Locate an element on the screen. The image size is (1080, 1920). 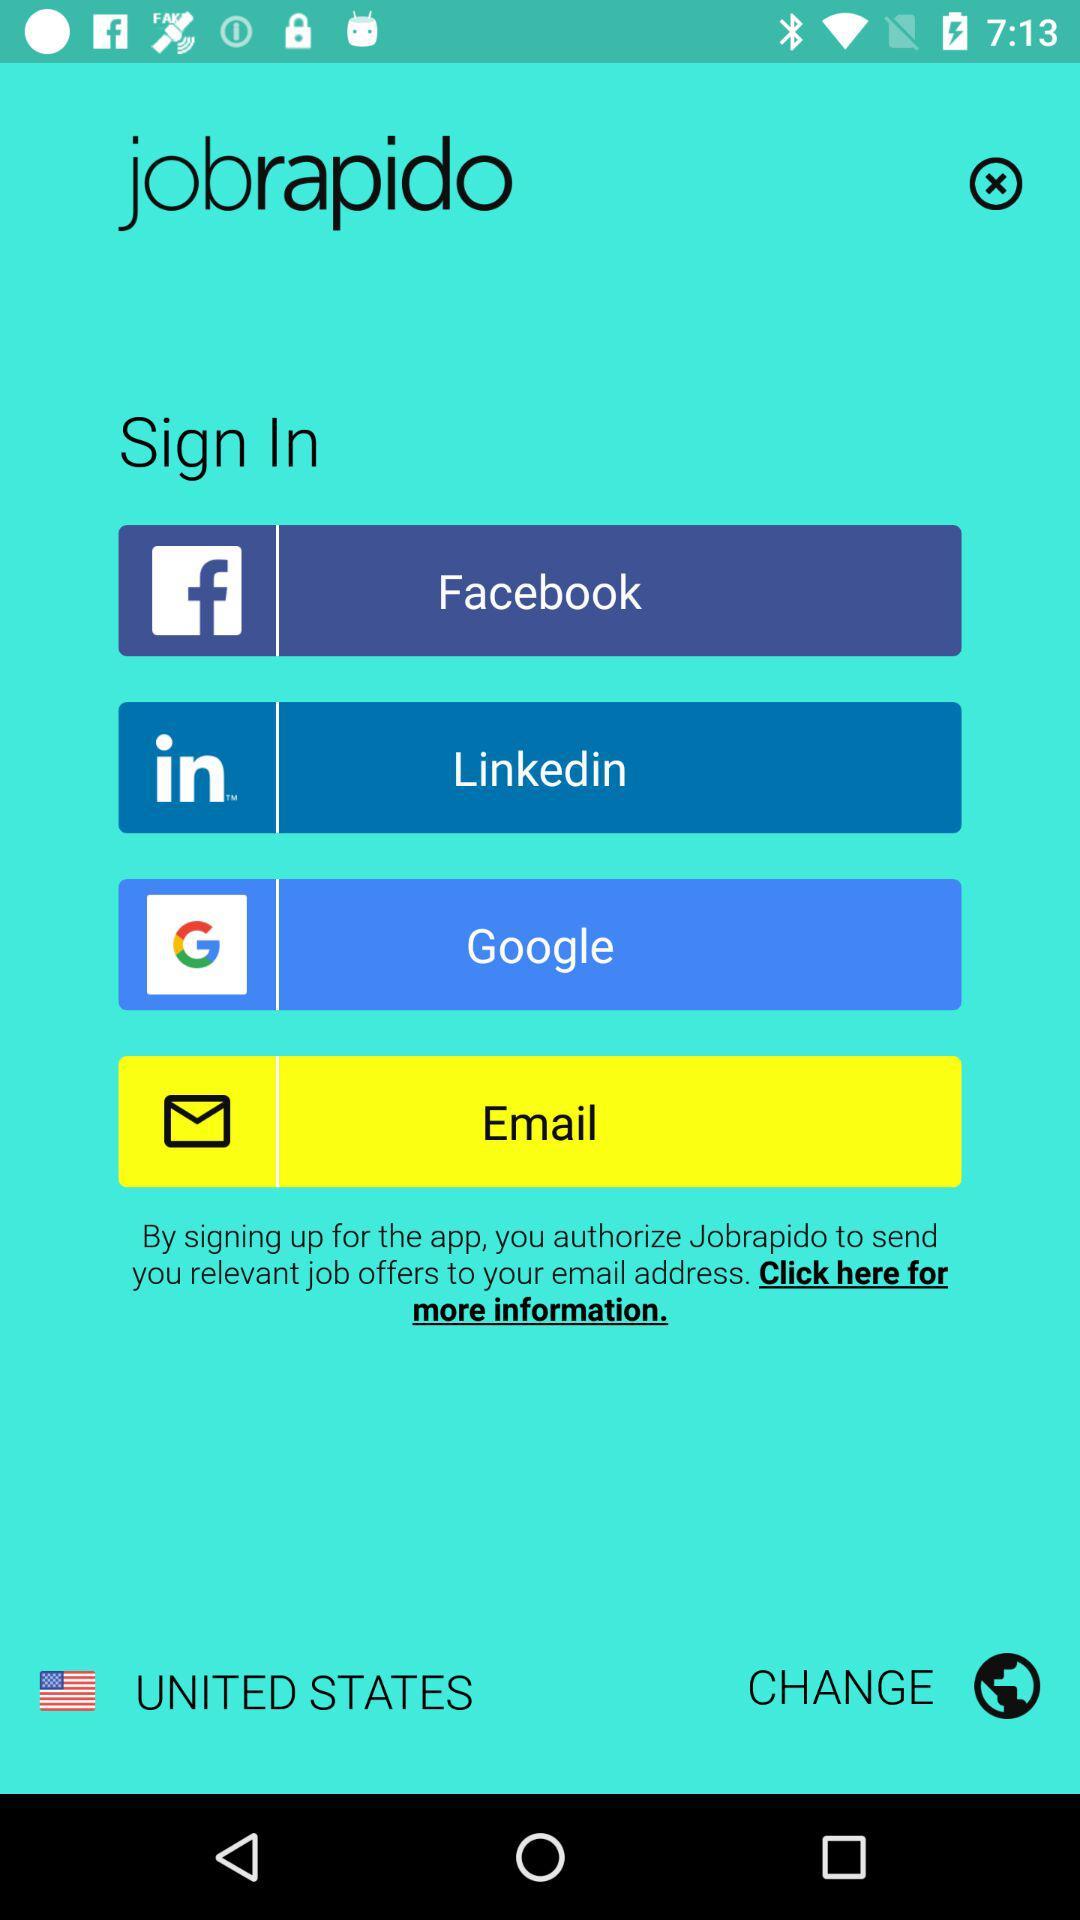
the change at the bottom right corner is located at coordinates (892, 1684).